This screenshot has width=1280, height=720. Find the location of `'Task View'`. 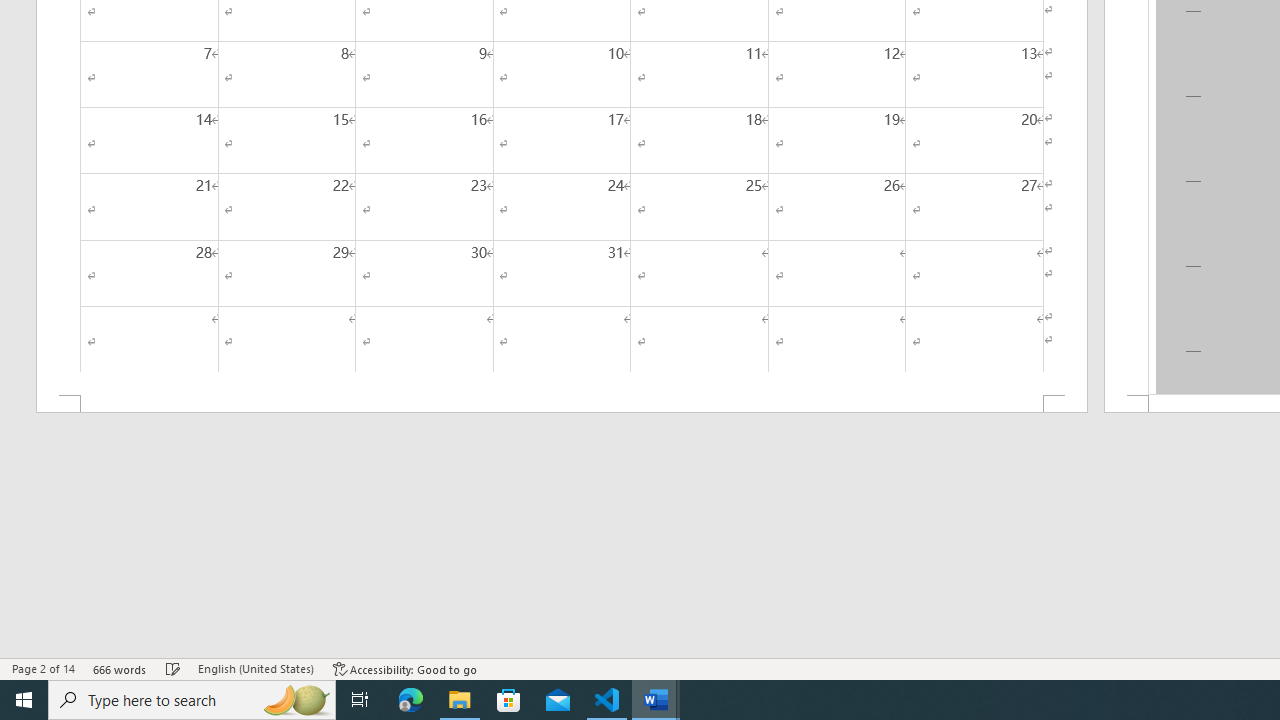

'Task View' is located at coordinates (359, 698).